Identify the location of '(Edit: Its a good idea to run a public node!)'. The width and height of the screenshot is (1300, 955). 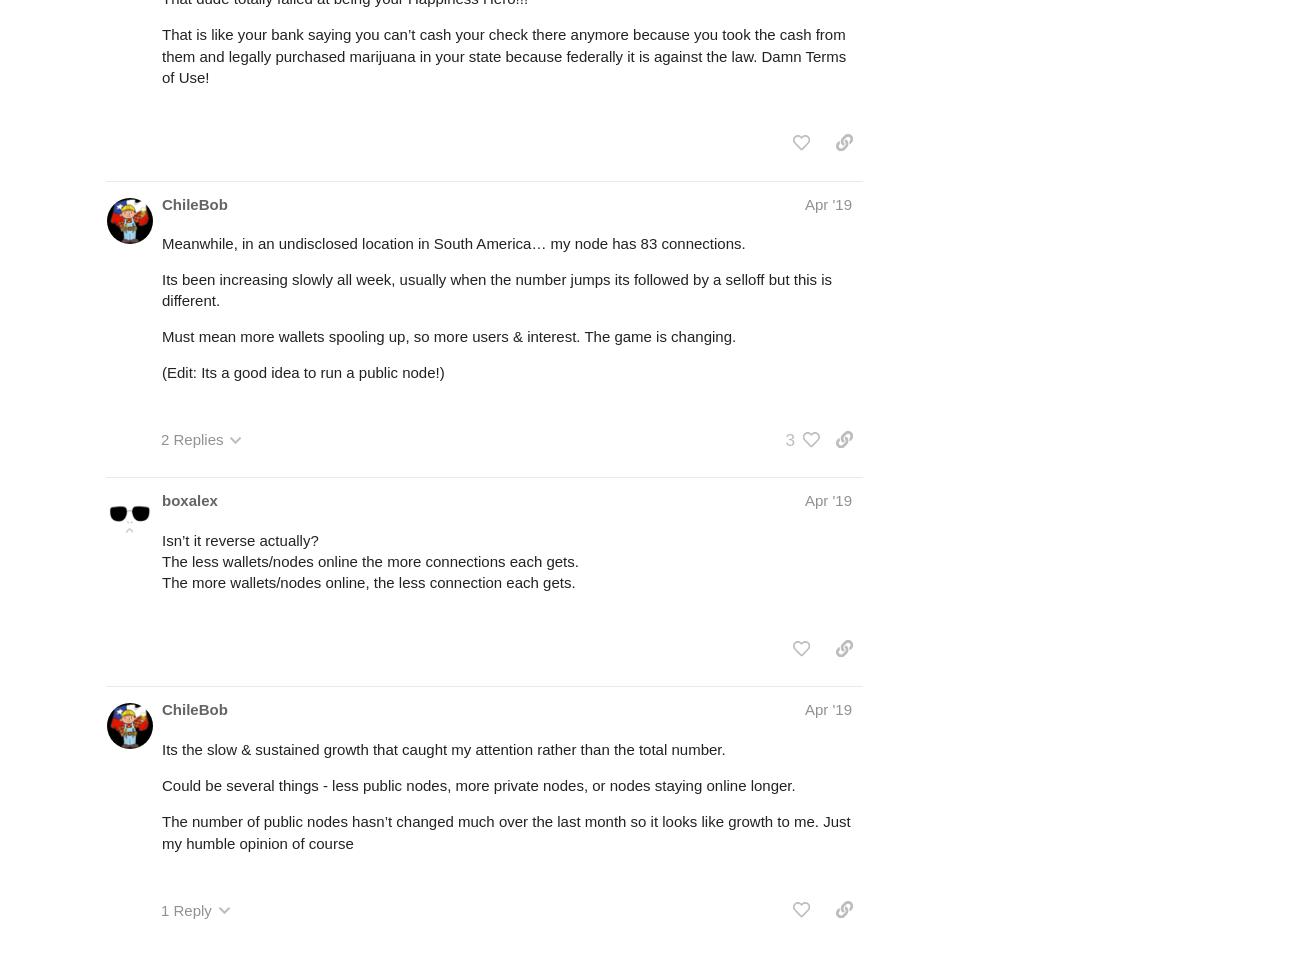
(303, 371).